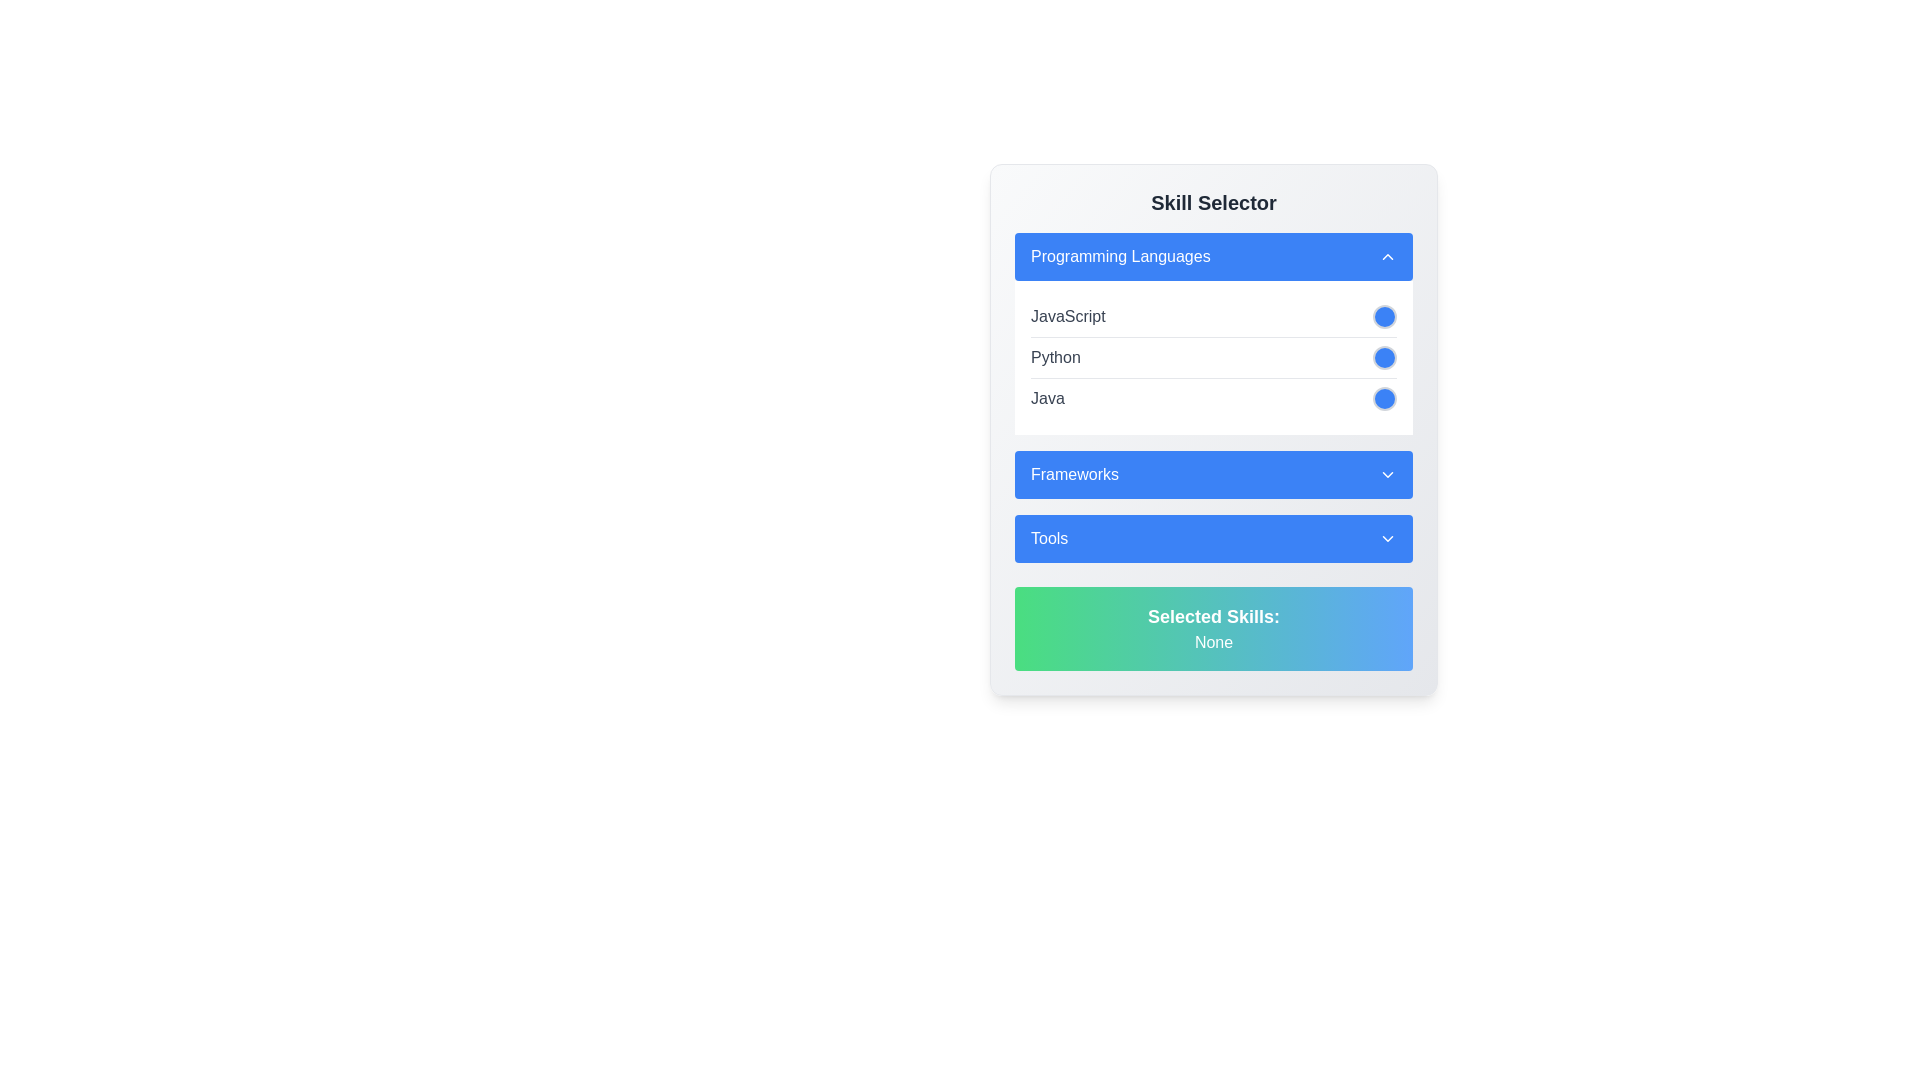 Image resolution: width=1920 pixels, height=1080 pixels. What do you see at coordinates (1213, 616) in the screenshot?
I see `the descriptive Text Label that identifies the purpose of the section beneath it, located above the 'None' text element in the 'Skill Selector' interface` at bounding box center [1213, 616].